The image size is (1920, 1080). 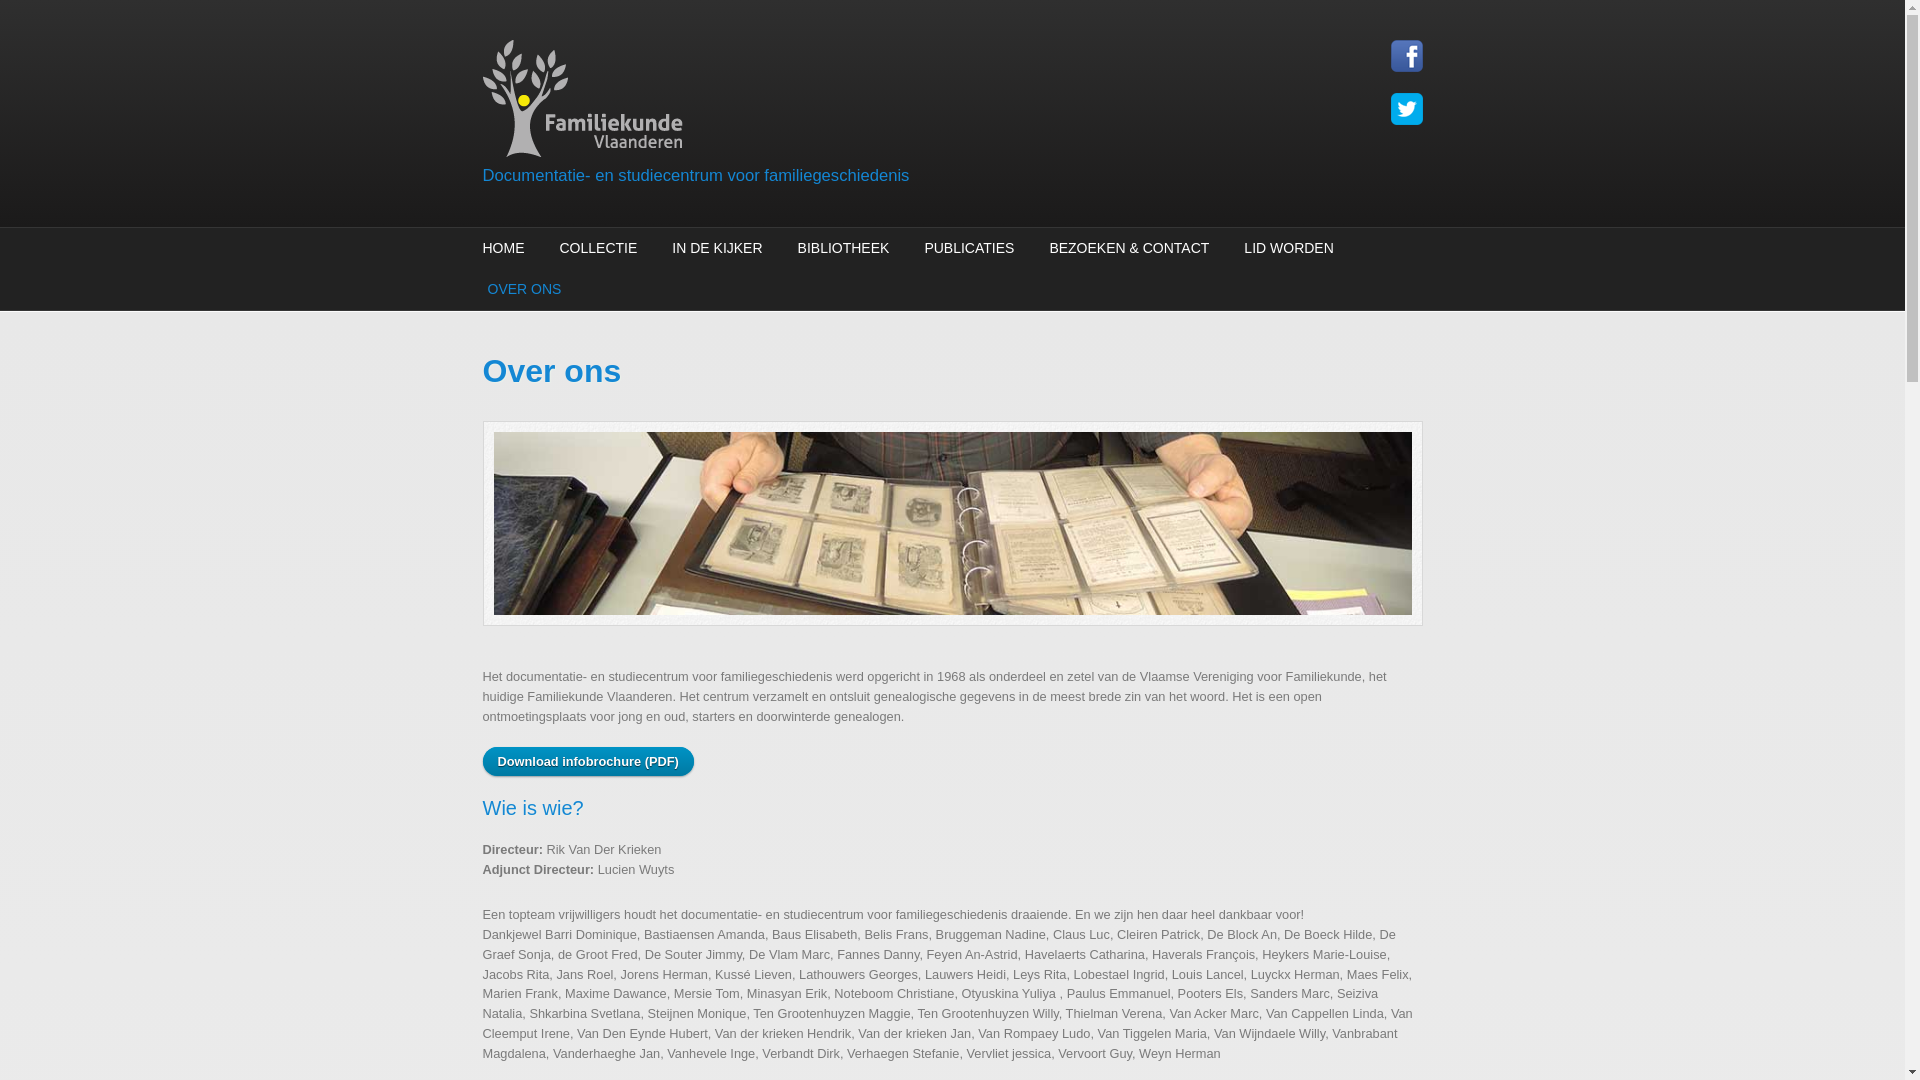 What do you see at coordinates (481, 247) in the screenshot?
I see `'HOME'` at bounding box center [481, 247].